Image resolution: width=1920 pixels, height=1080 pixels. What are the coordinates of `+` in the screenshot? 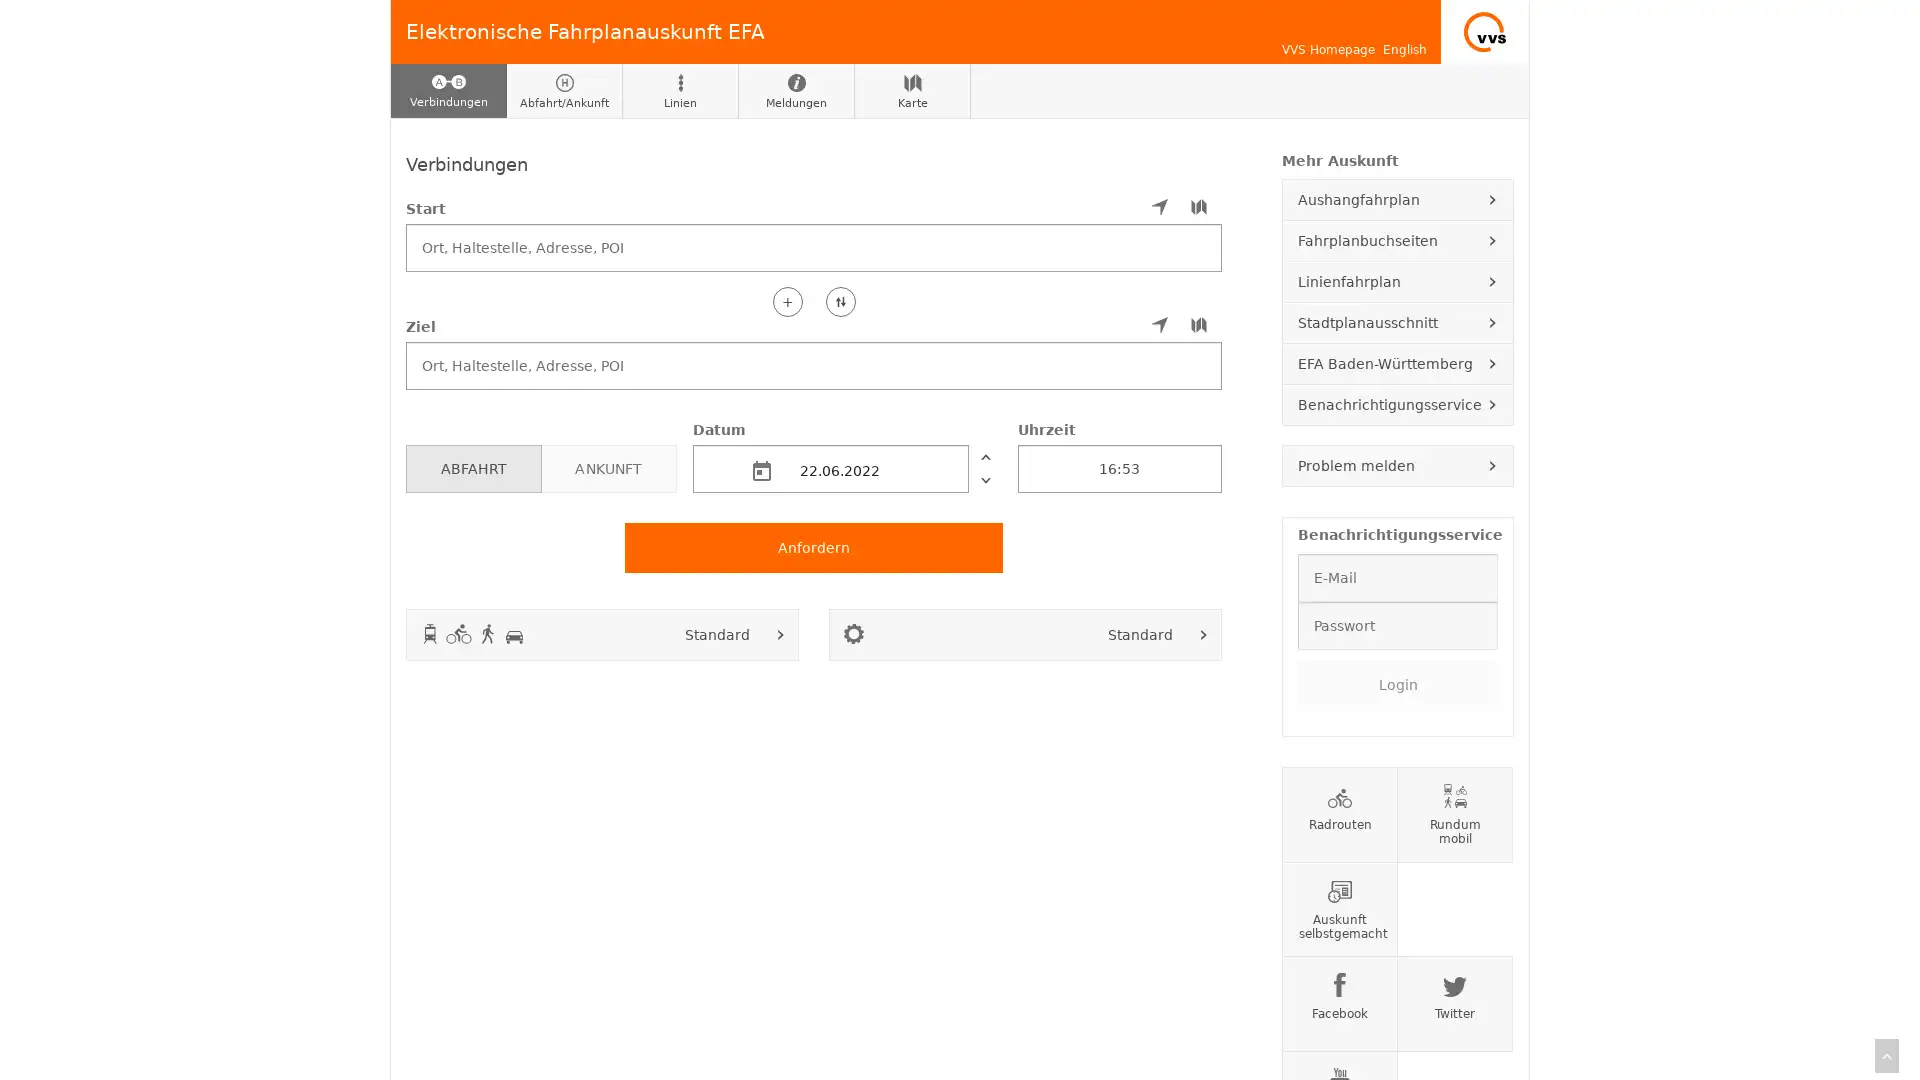 It's located at (786, 300).